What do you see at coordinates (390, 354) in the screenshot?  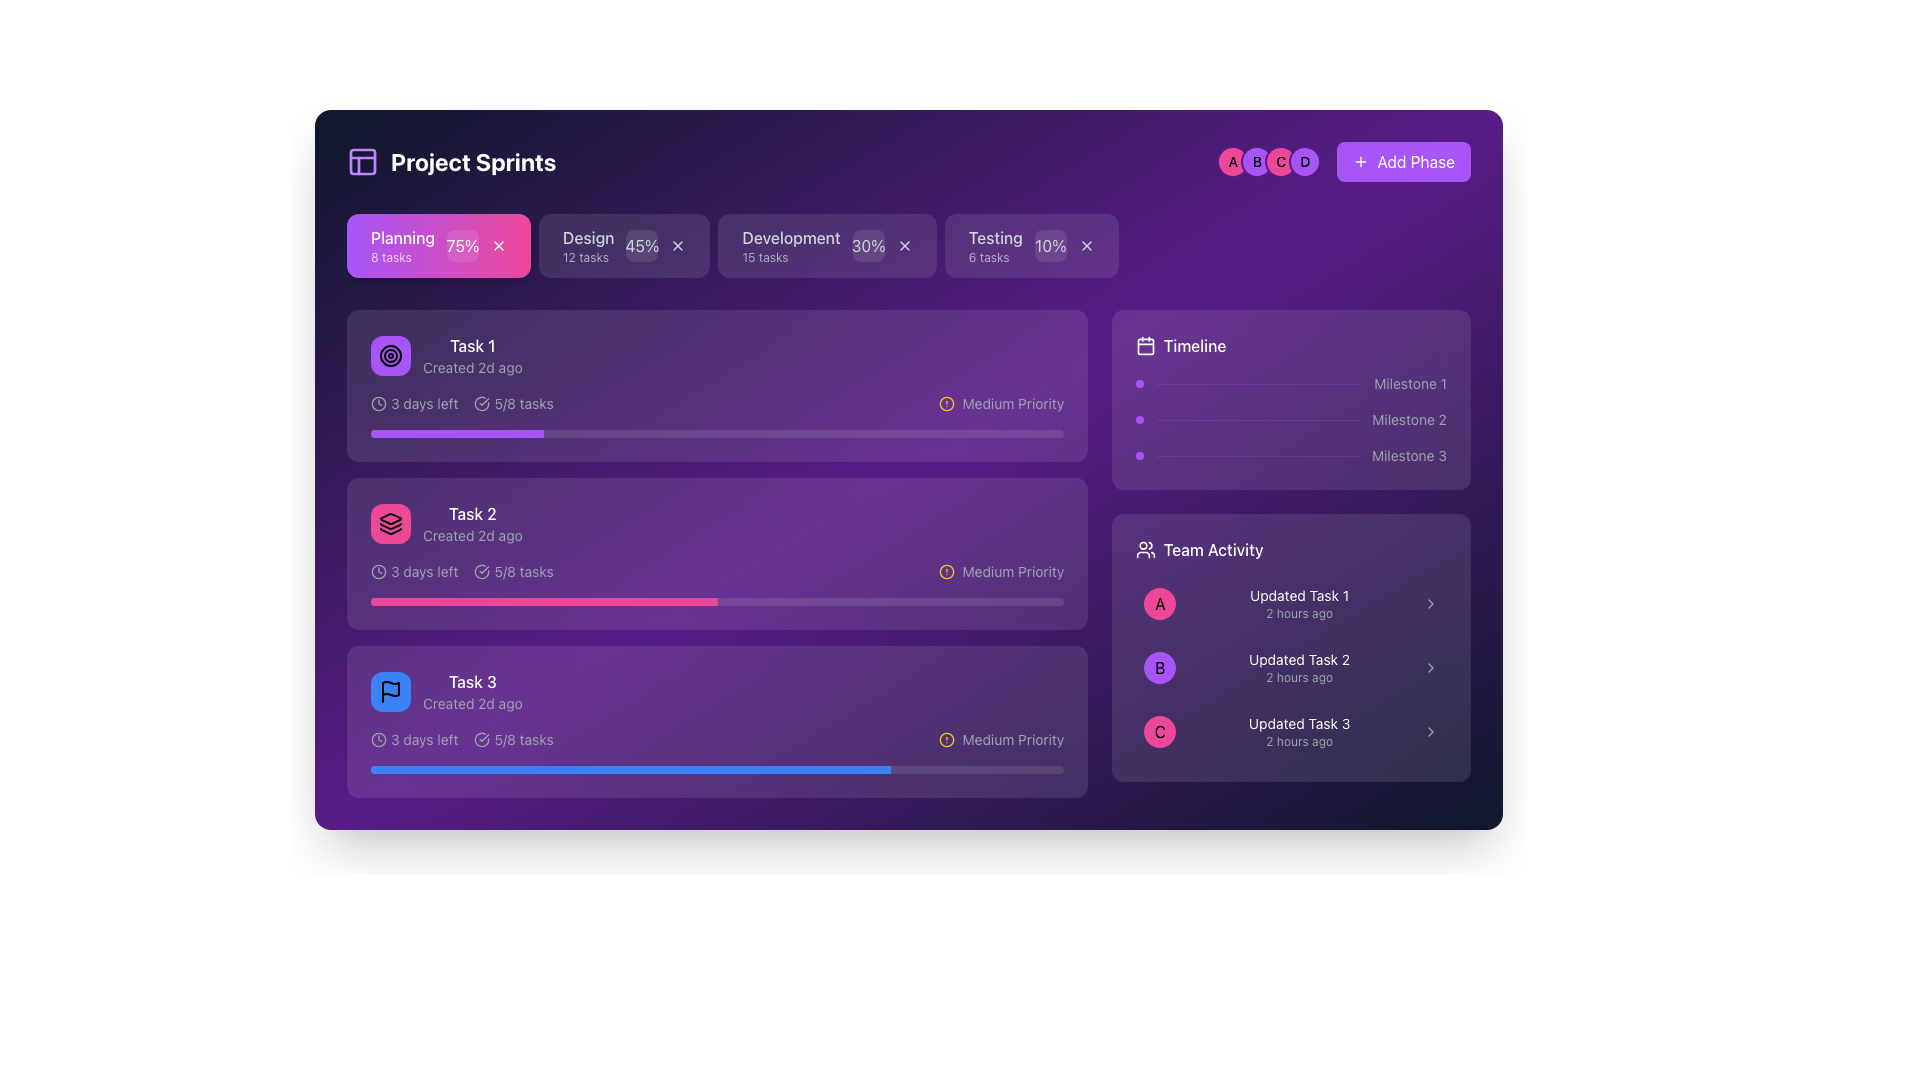 I see `the graphical icon located centrally within the concentric circles, adjacent to the heading 'Project Sprints'` at bounding box center [390, 354].